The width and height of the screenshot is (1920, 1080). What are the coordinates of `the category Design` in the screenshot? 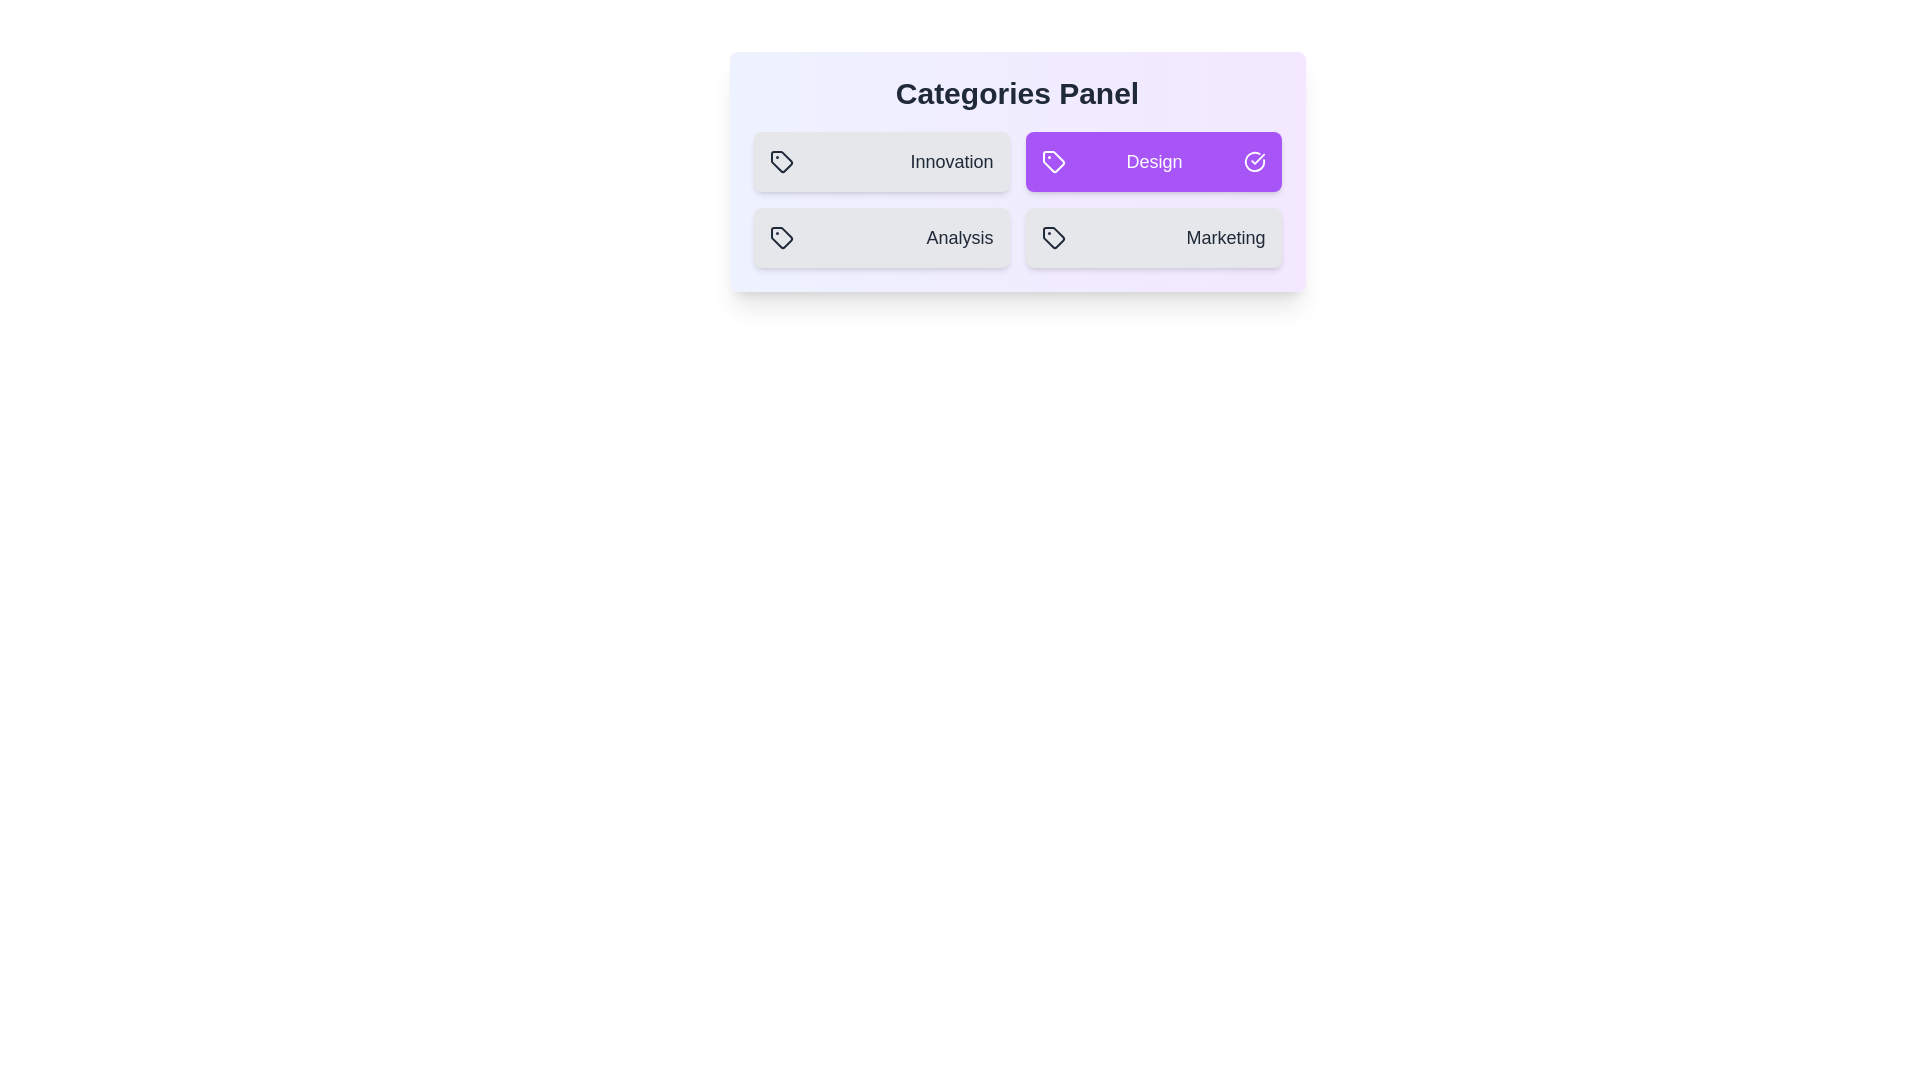 It's located at (1153, 161).